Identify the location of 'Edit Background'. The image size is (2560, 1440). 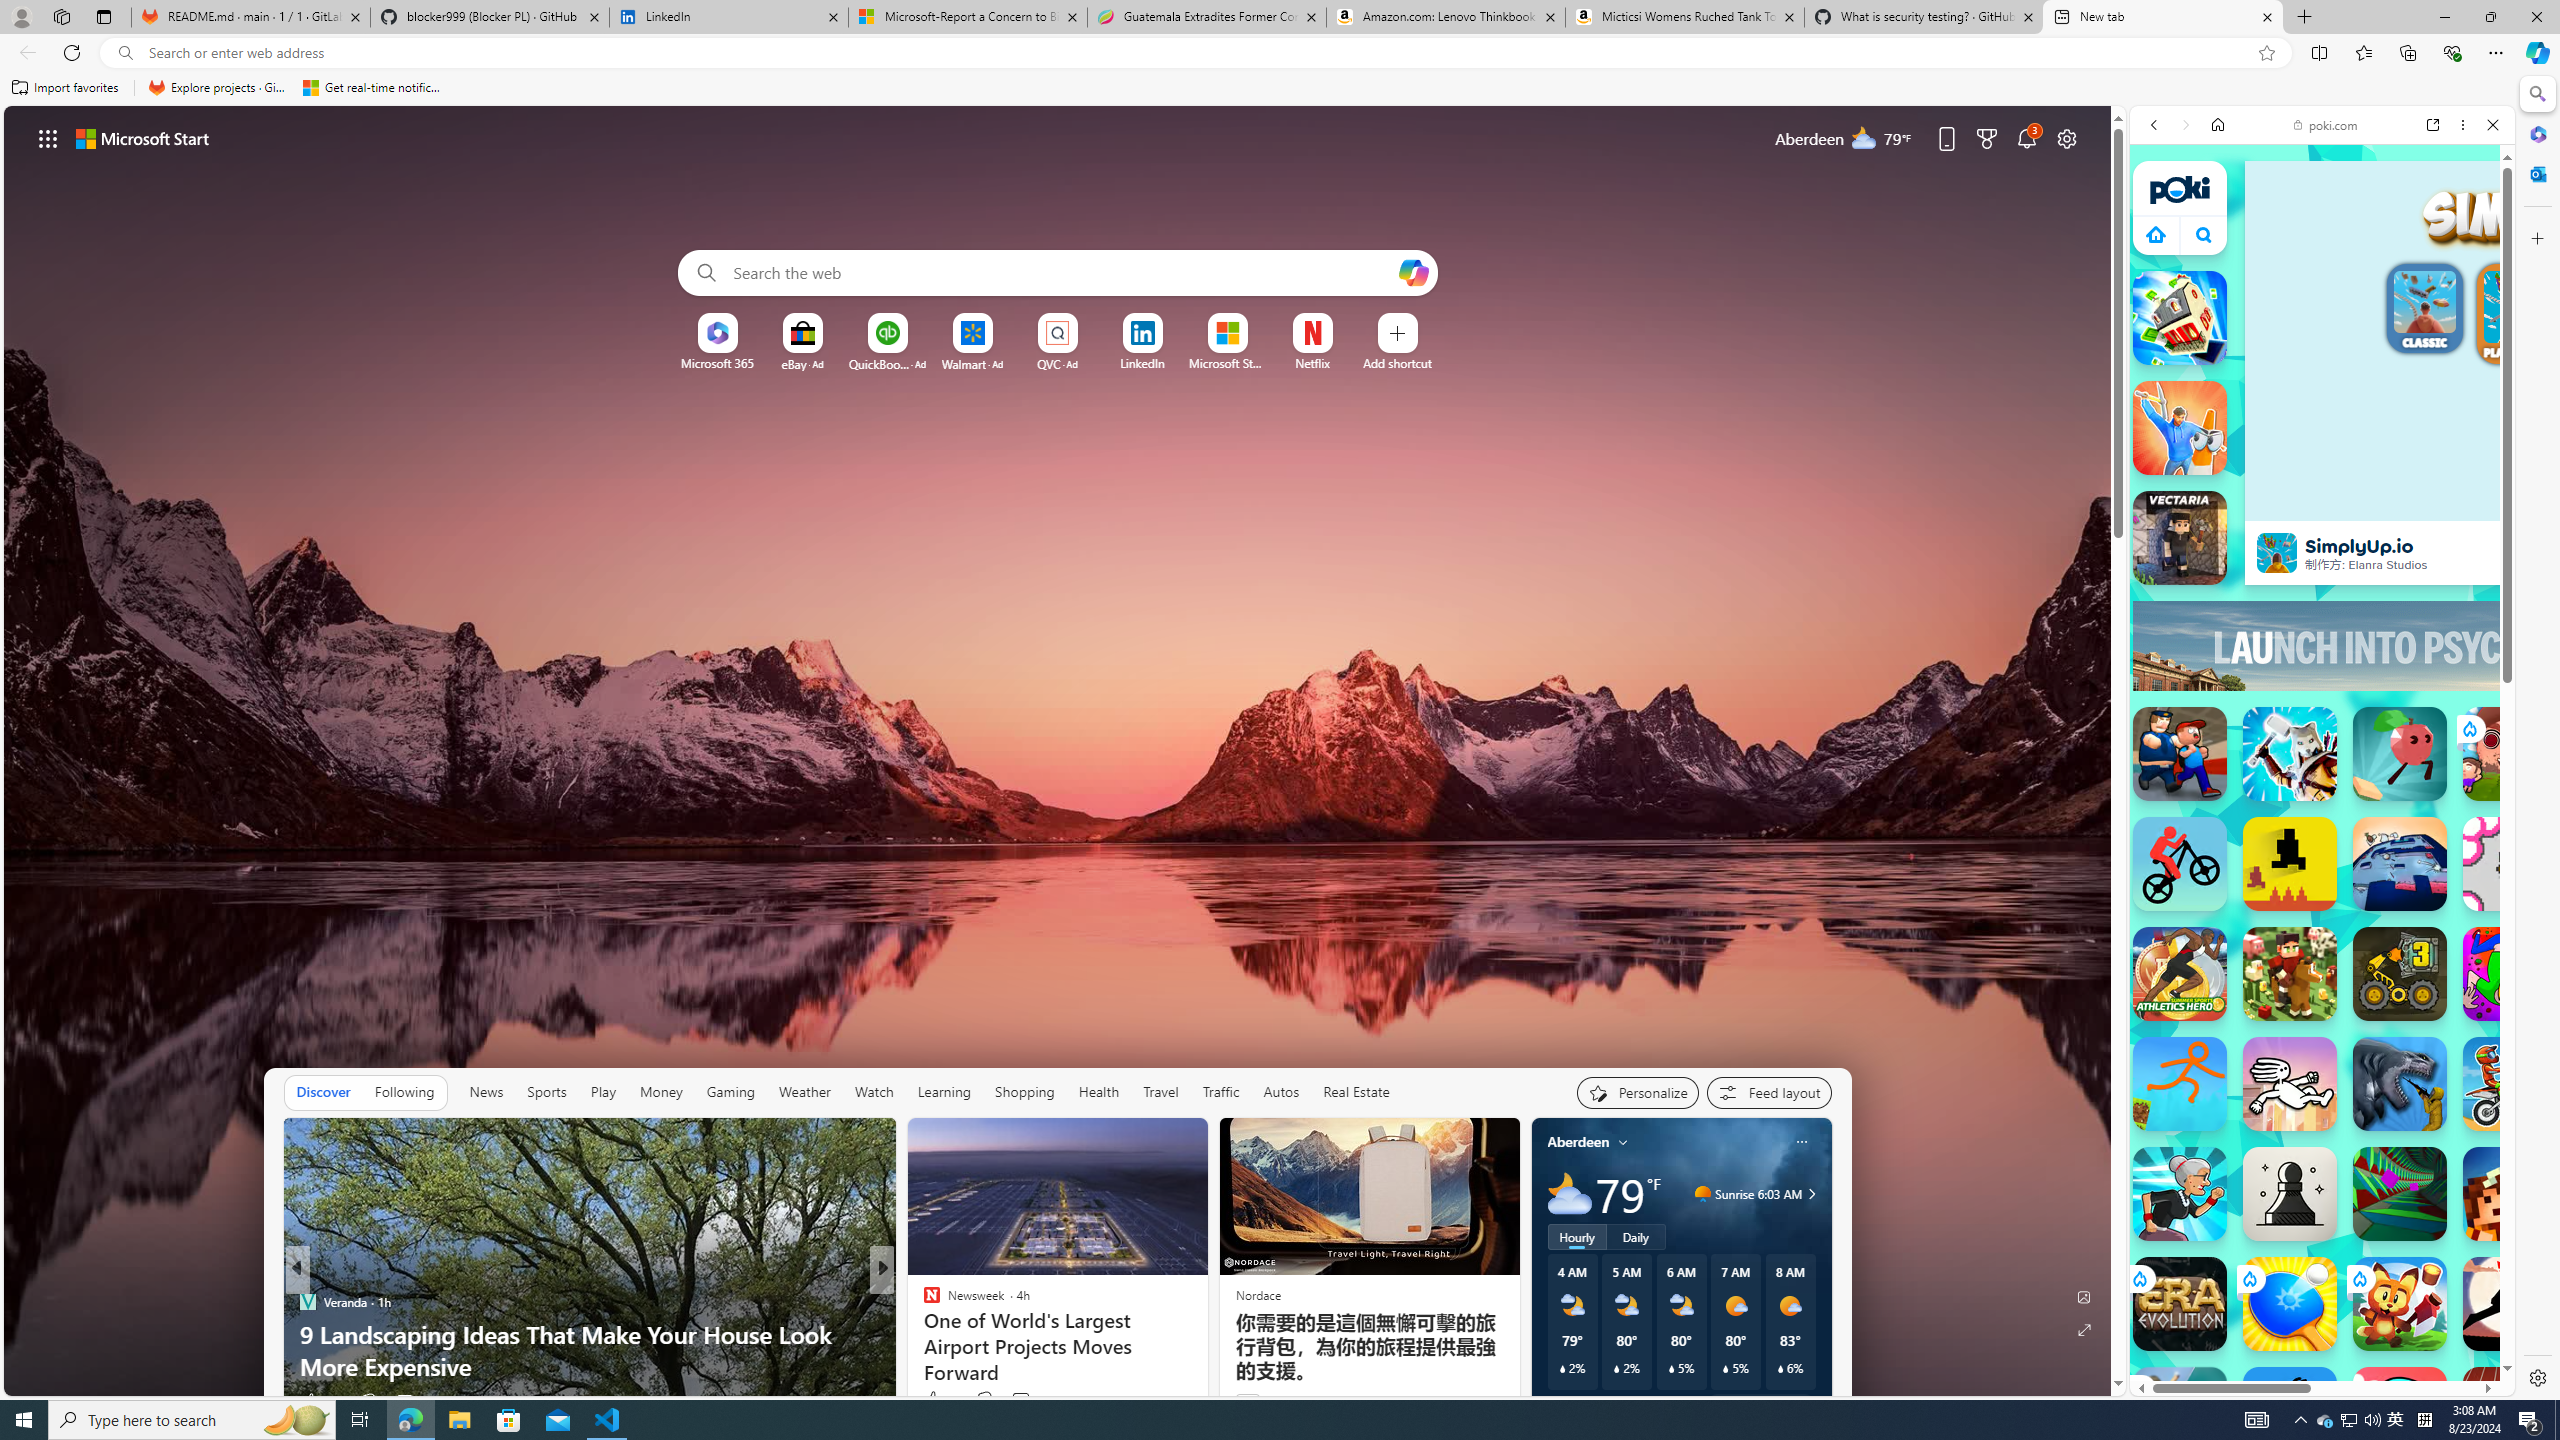
(2084, 1295).